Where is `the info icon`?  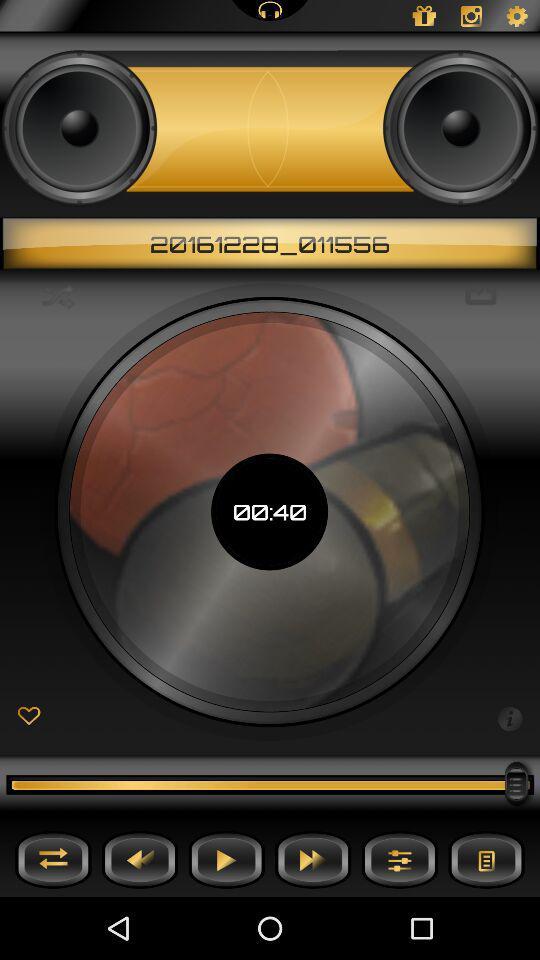 the info icon is located at coordinates (509, 717).